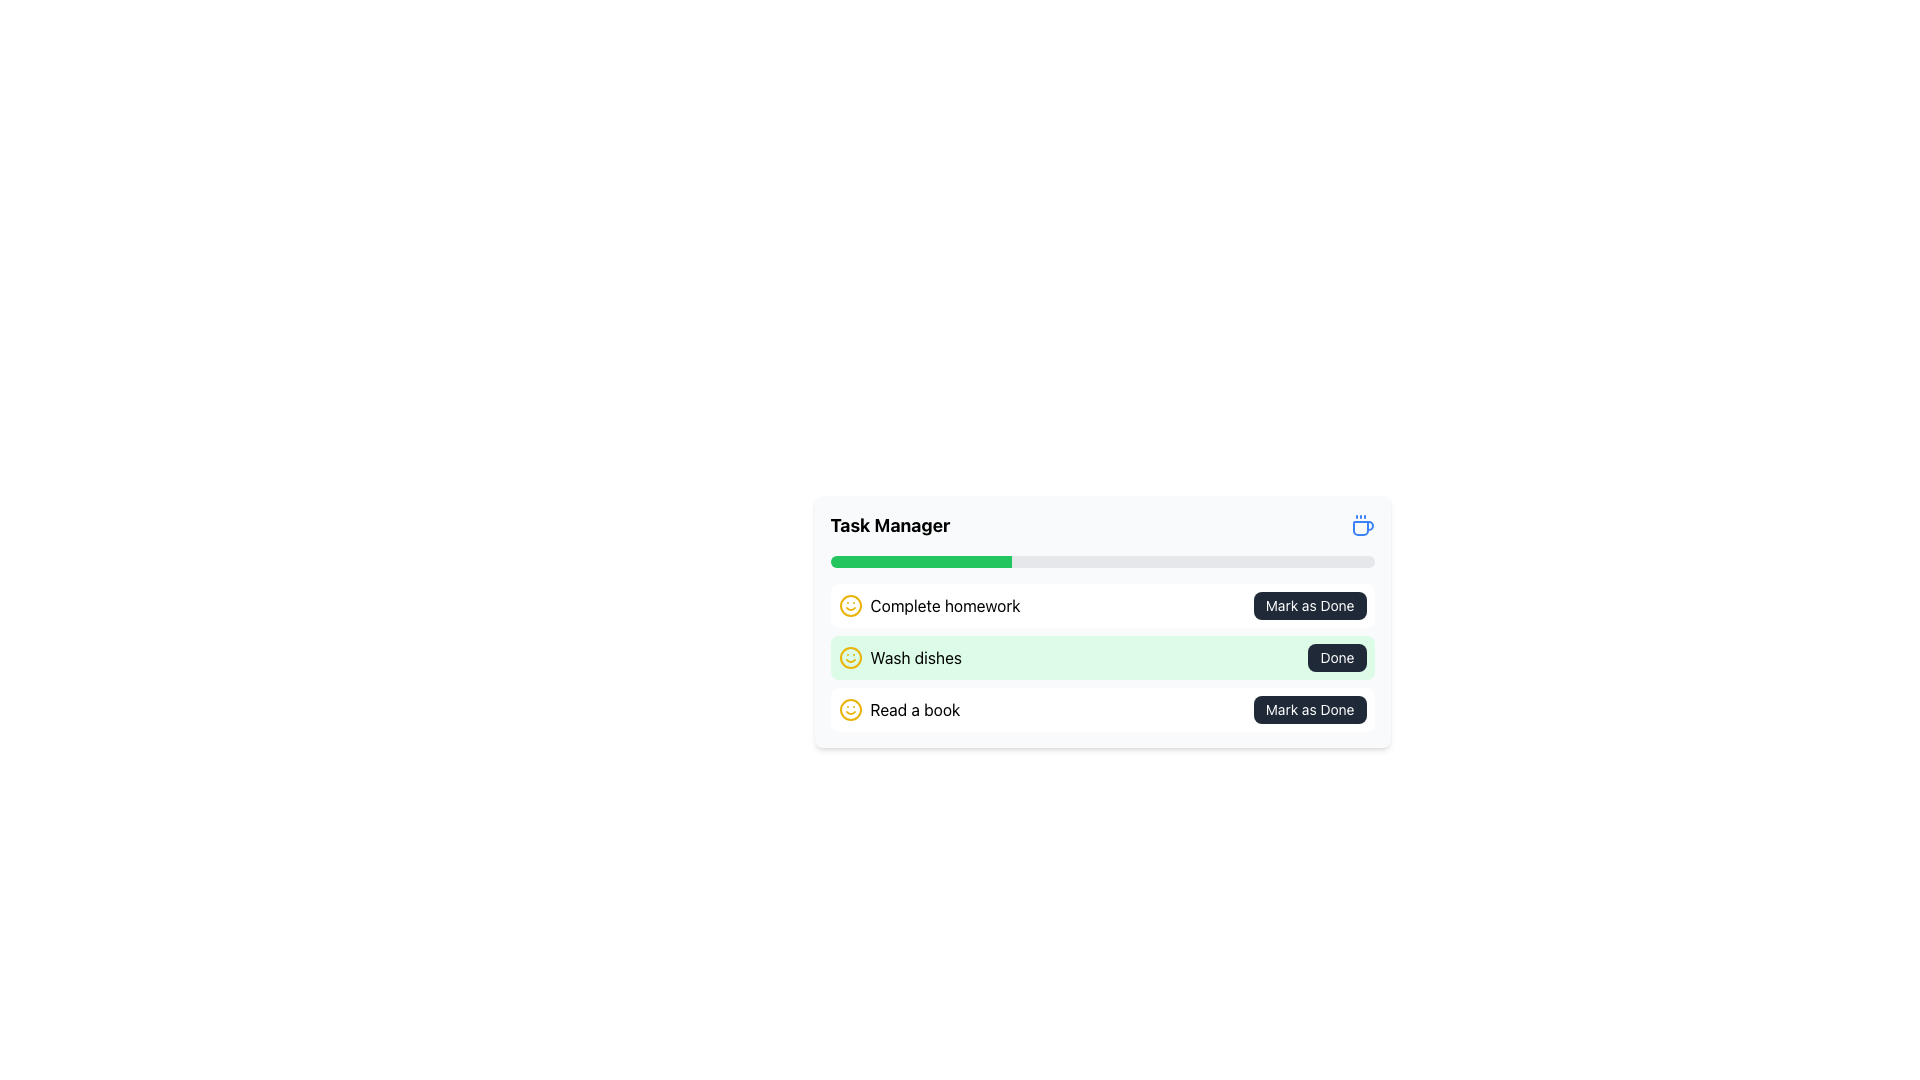  What do you see at coordinates (899, 658) in the screenshot?
I see `the 'Wash dishes' task label in the task manager list, which is the second task between 'Complete homework' and 'Read a book'` at bounding box center [899, 658].